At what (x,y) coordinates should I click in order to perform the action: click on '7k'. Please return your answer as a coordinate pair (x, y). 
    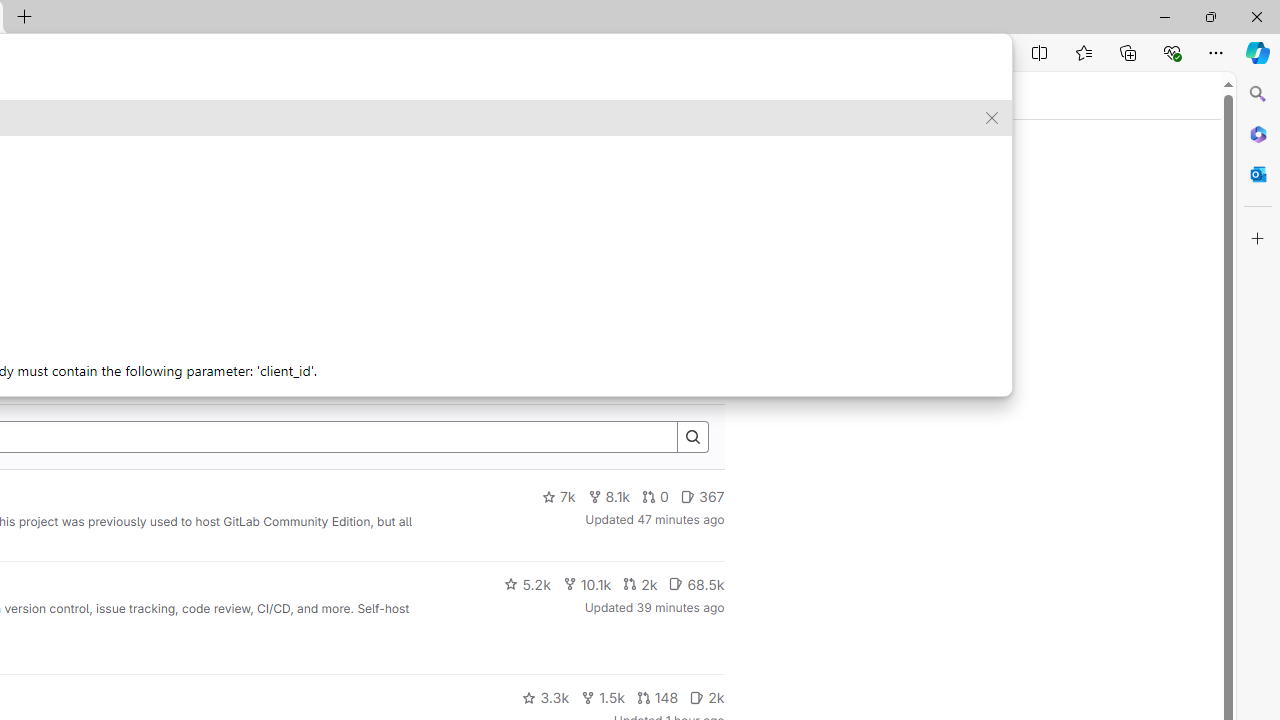
    Looking at the image, I should click on (558, 496).